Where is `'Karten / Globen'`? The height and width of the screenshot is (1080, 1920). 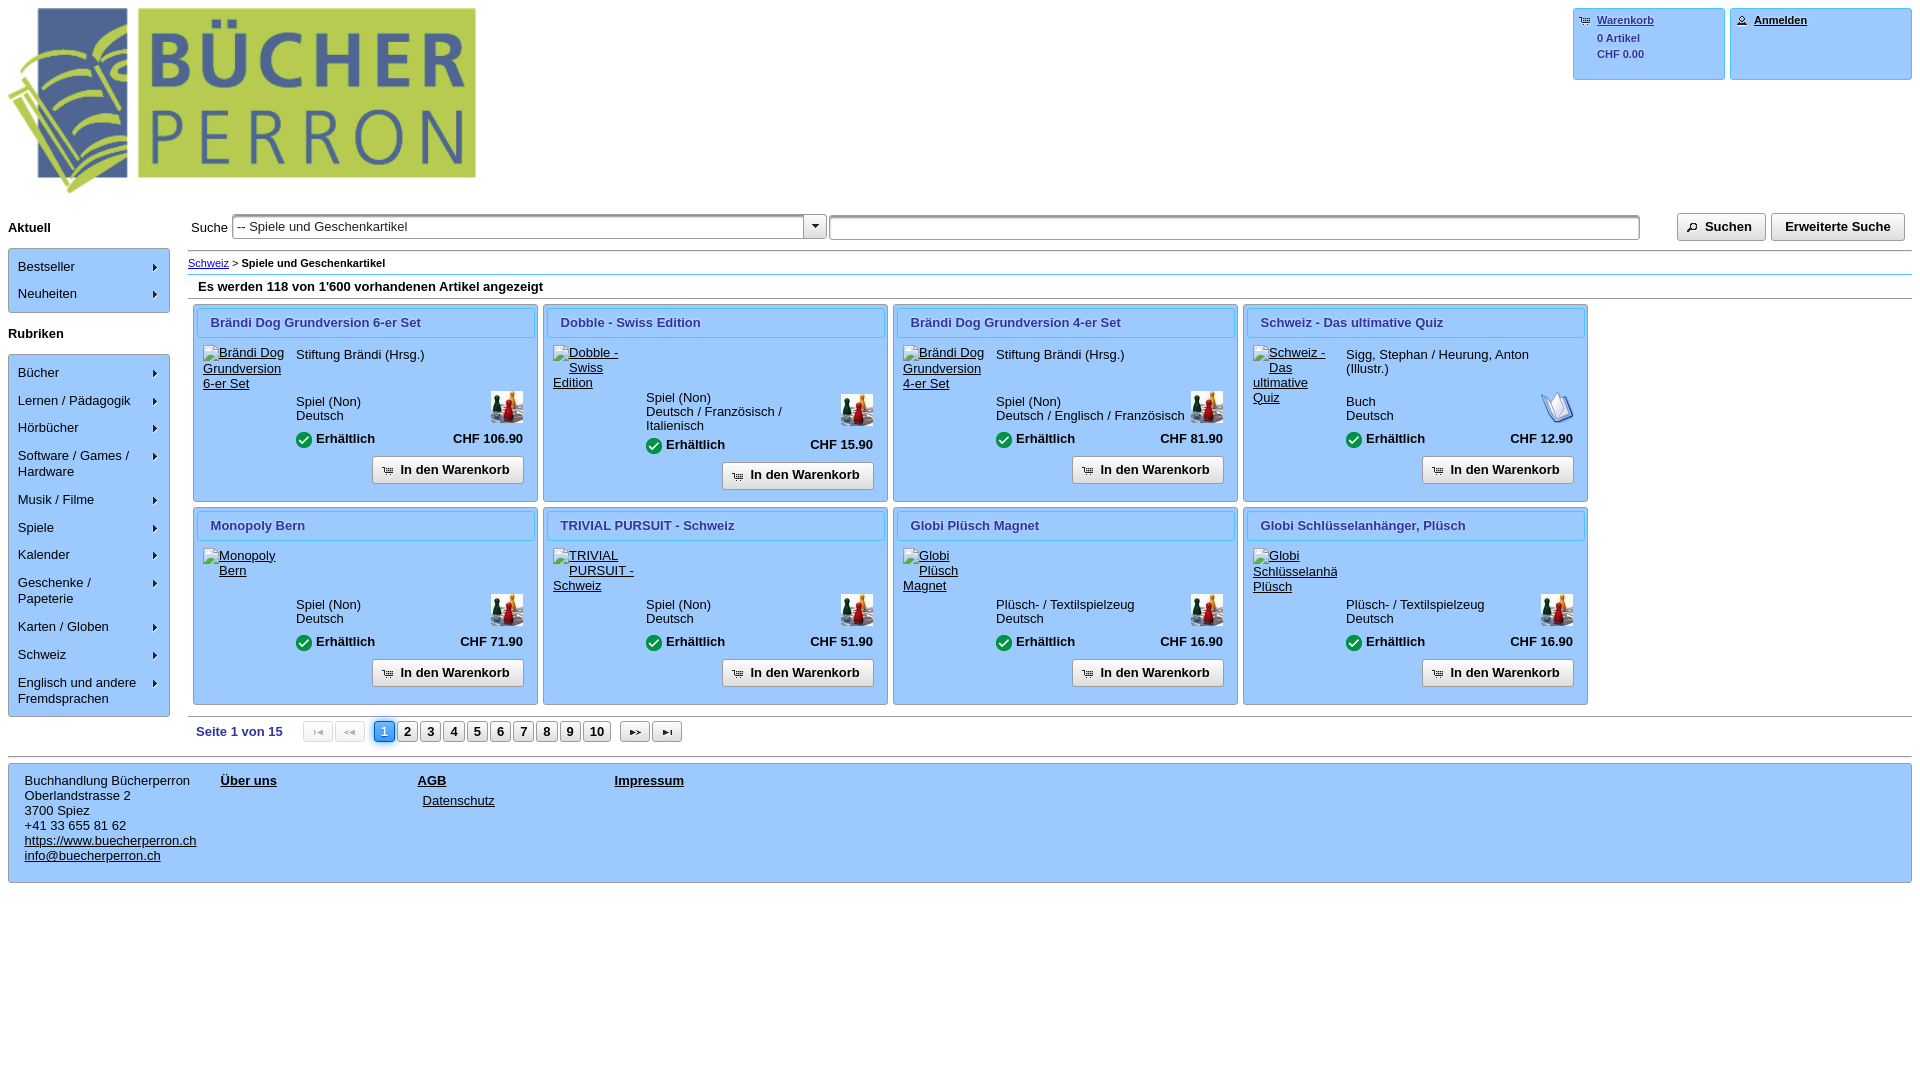
'Karten / Globen' is located at coordinates (89, 626).